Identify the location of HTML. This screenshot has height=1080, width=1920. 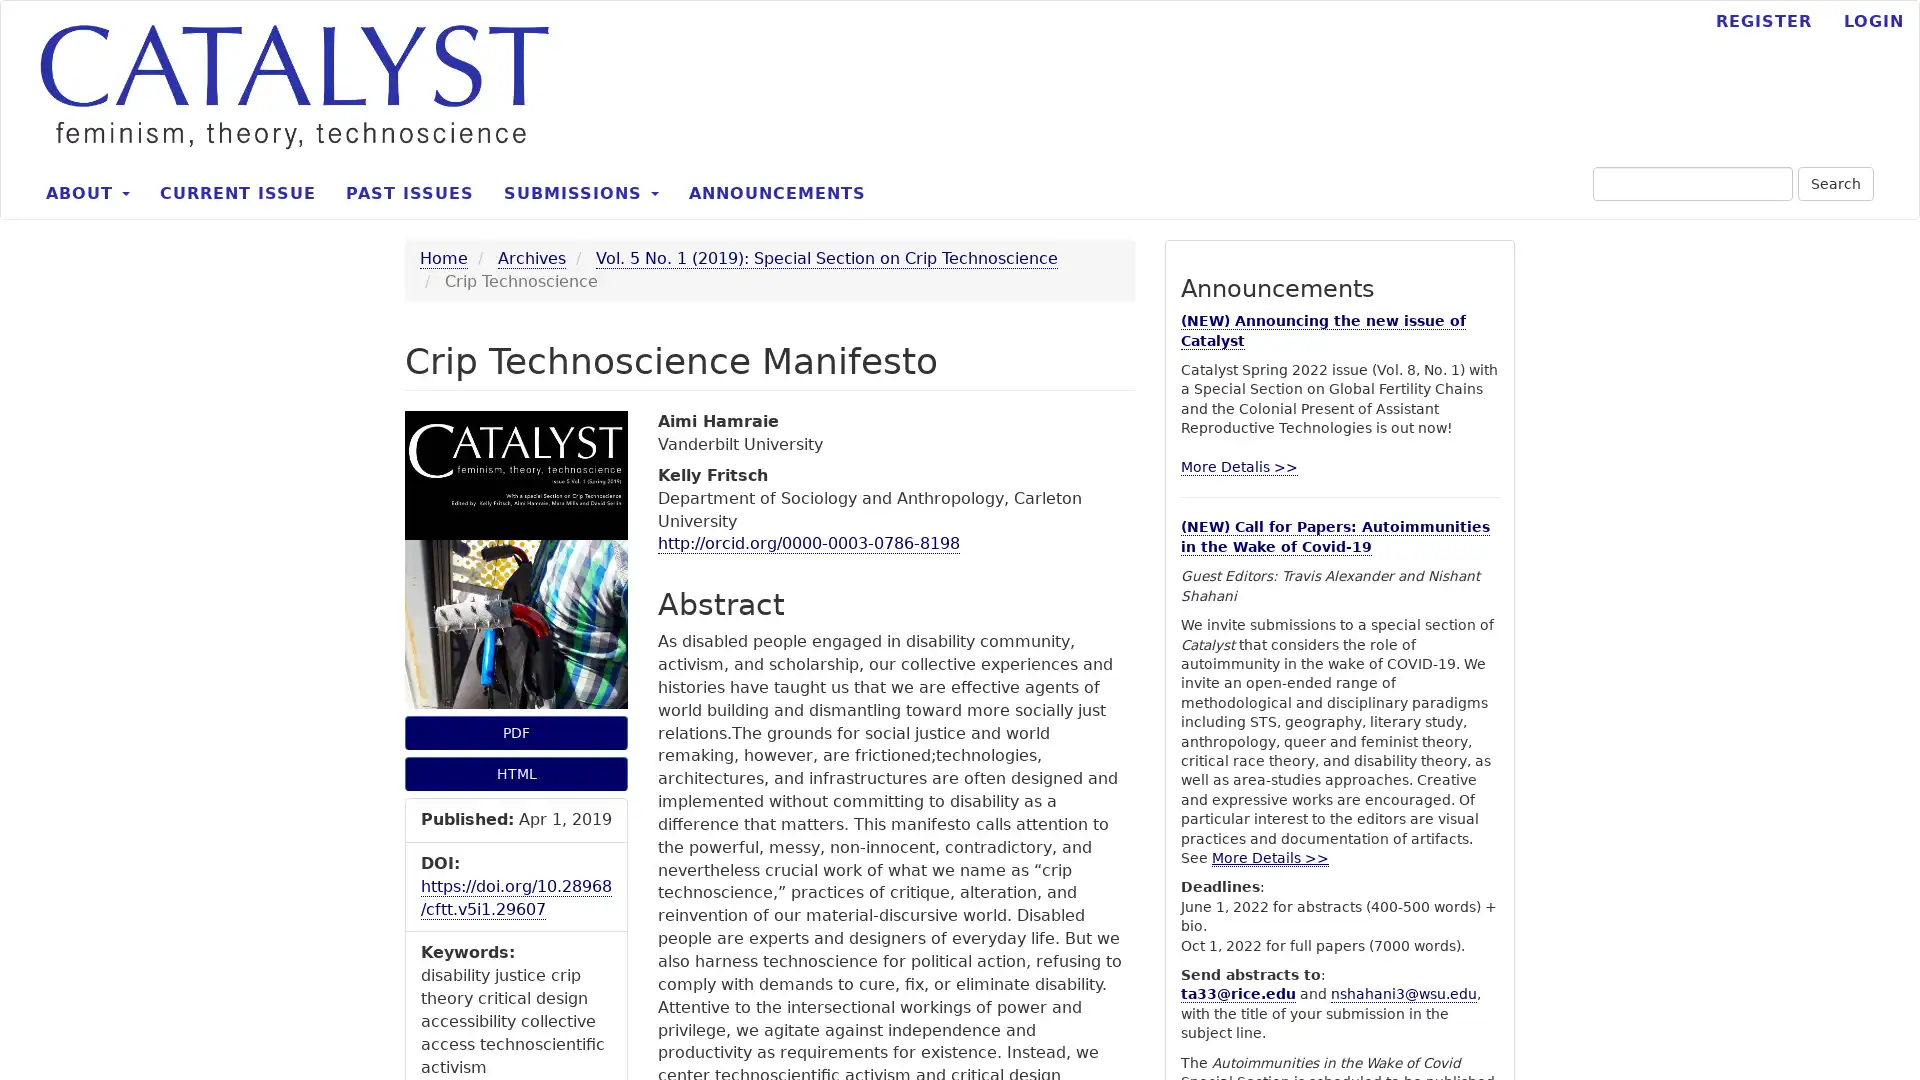
(516, 773).